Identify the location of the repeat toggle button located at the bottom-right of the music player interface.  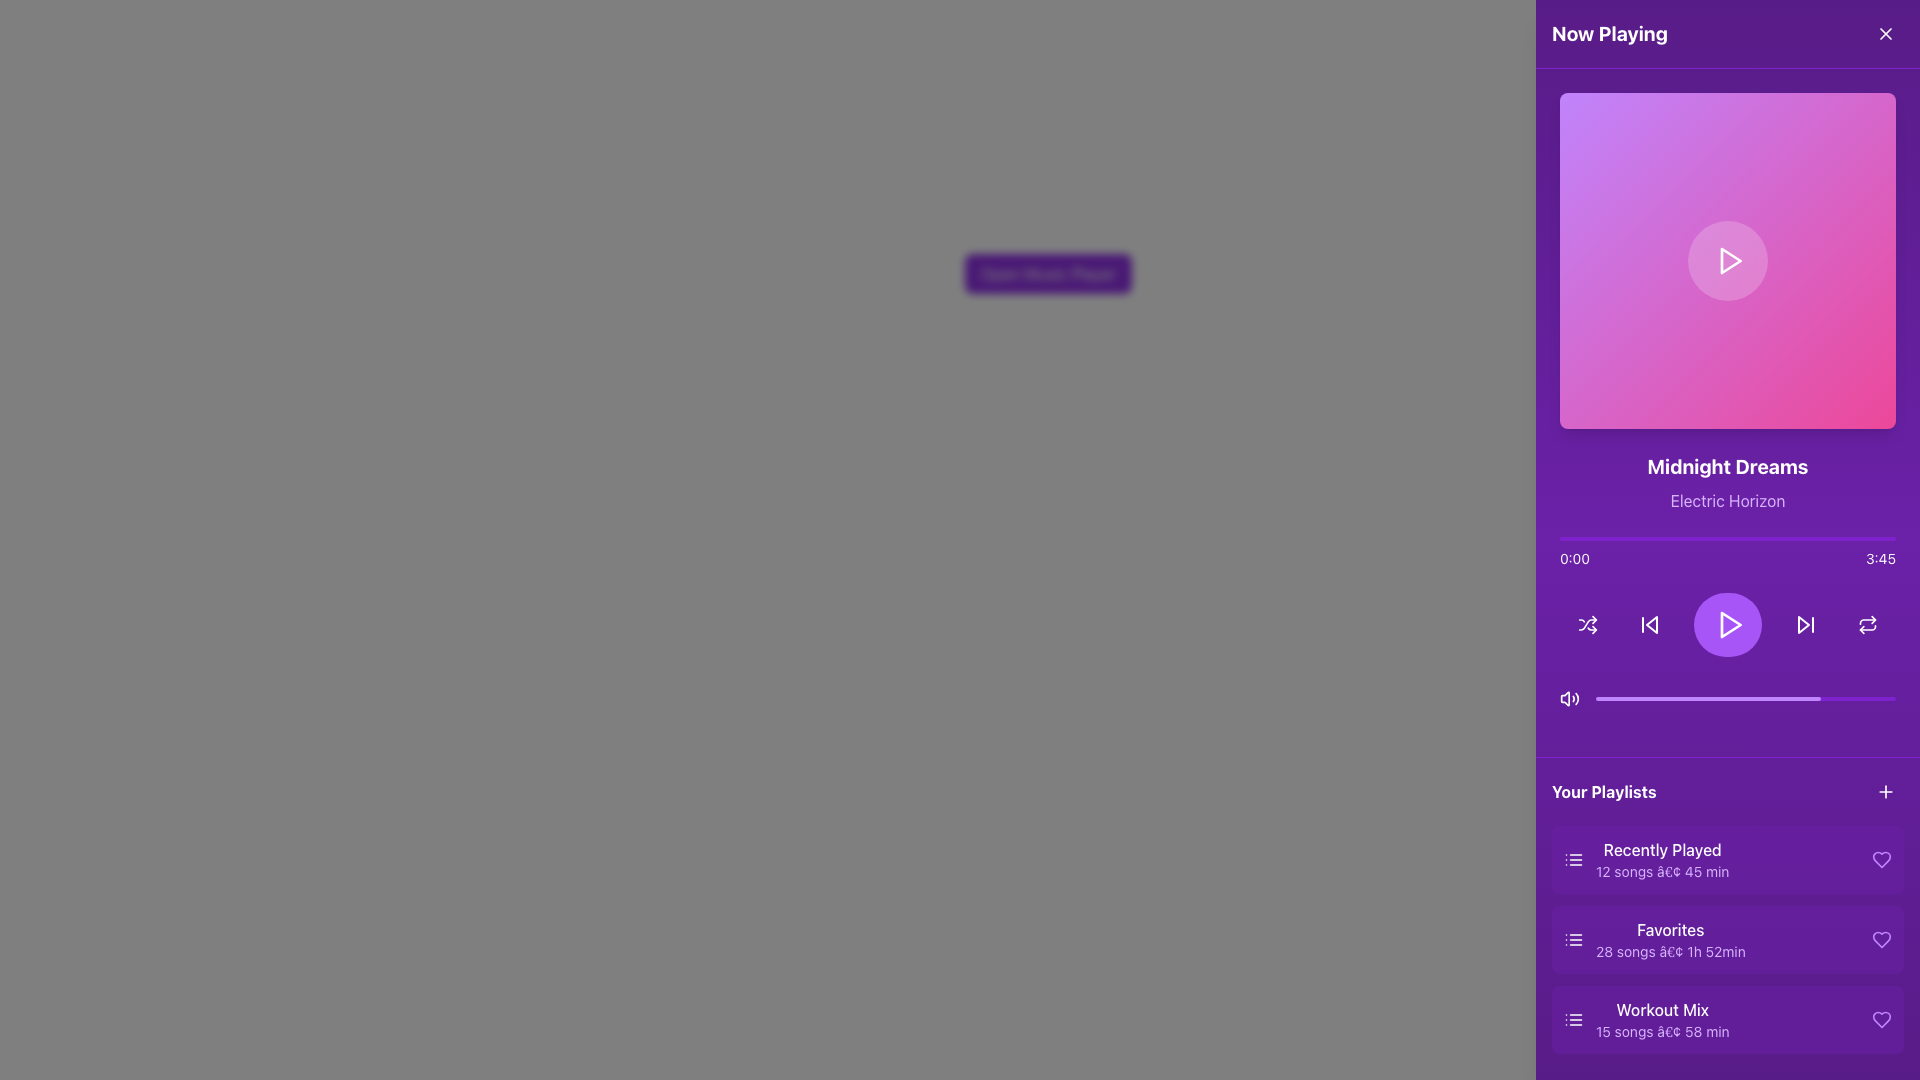
(1866, 623).